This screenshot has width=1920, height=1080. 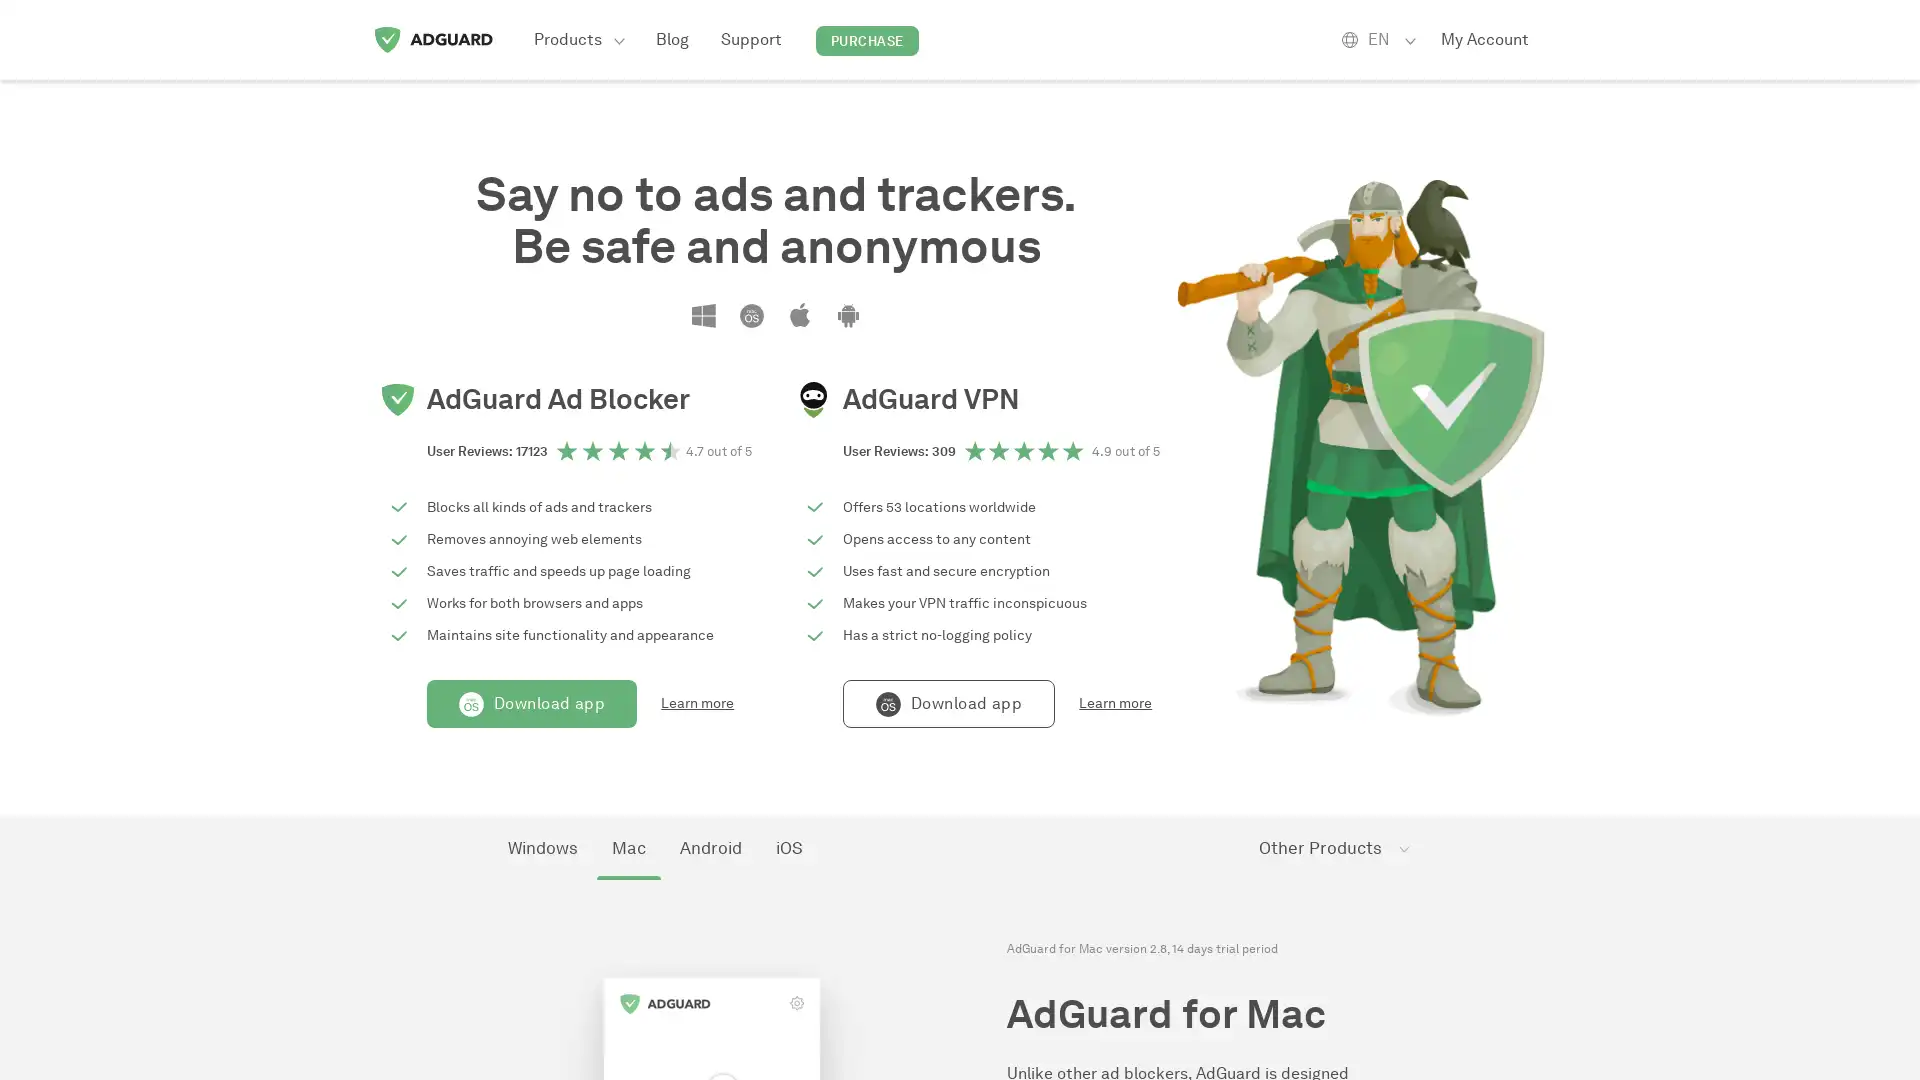 What do you see at coordinates (627, 848) in the screenshot?
I see `Mac` at bounding box center [627, 848].